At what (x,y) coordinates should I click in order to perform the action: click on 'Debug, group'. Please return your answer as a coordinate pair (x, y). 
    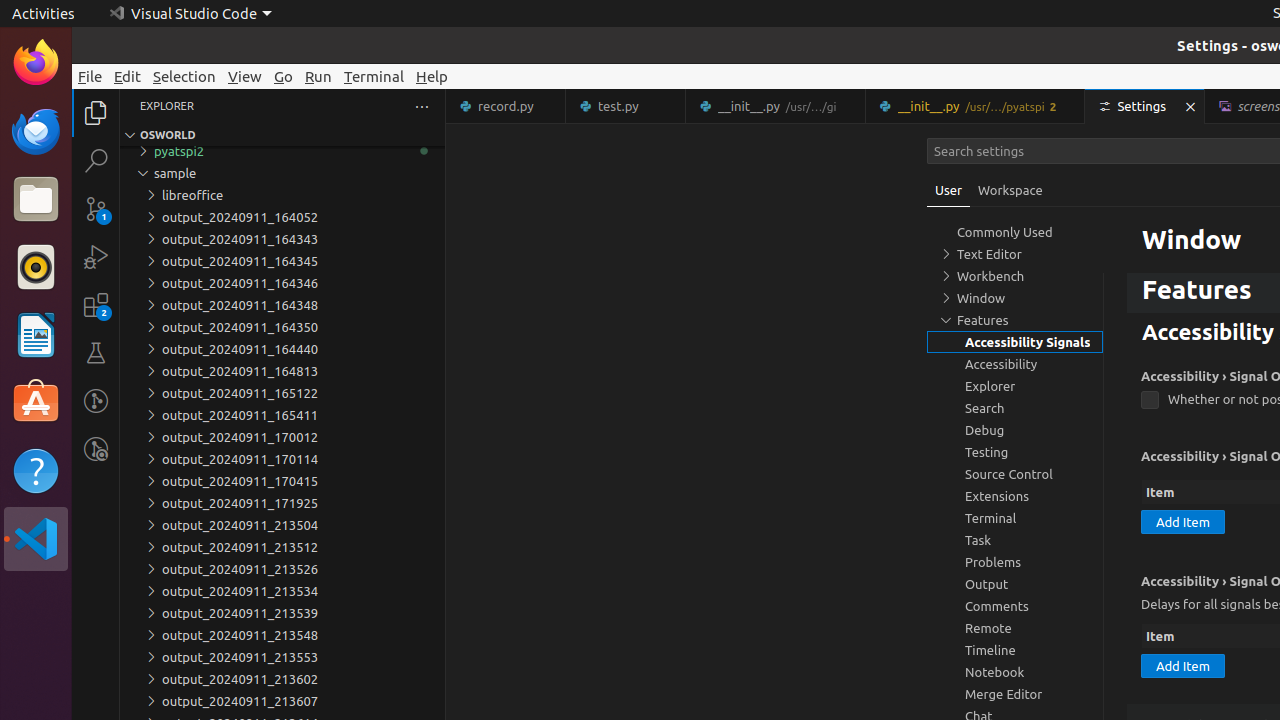
    Looking at the image, I should click on (1015, 428).